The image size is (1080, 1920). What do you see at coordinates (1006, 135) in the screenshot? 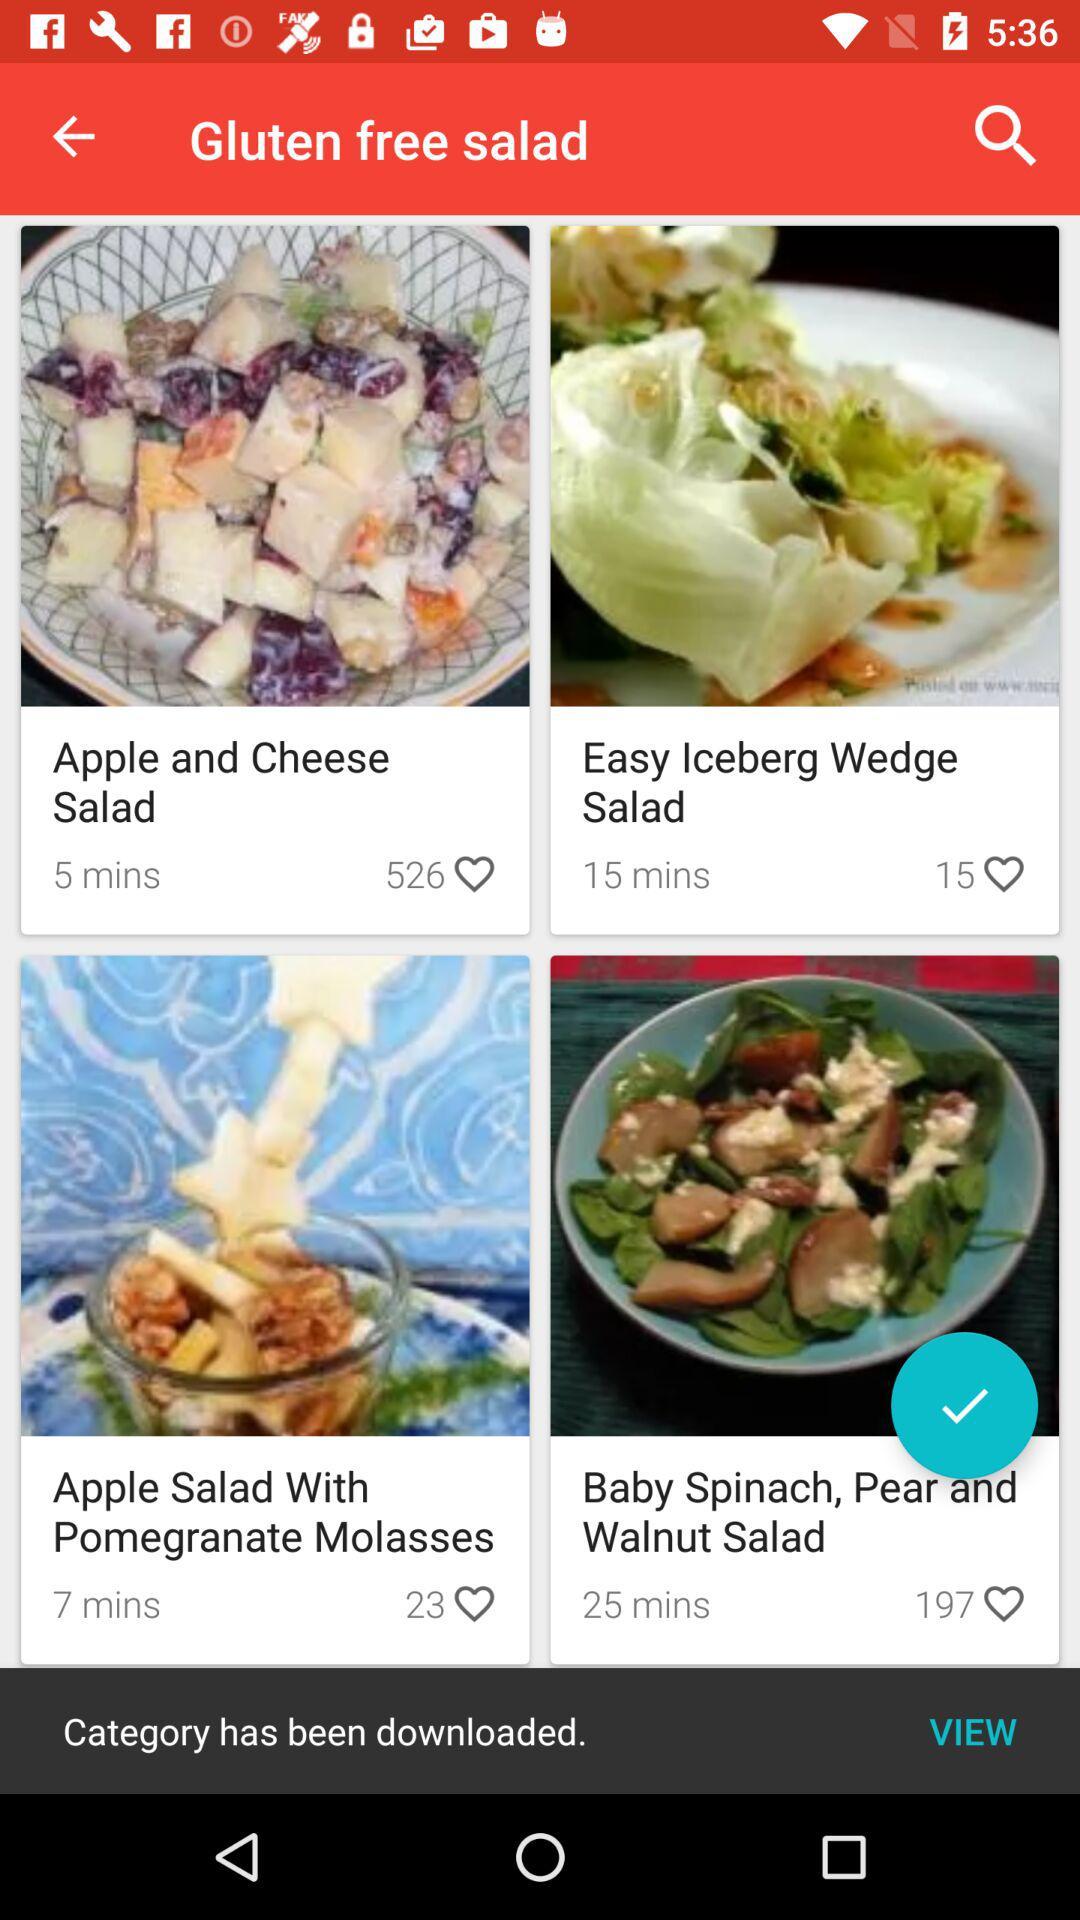
I see `the item next to the gluten free salad` at bounding box center [1006, 135].